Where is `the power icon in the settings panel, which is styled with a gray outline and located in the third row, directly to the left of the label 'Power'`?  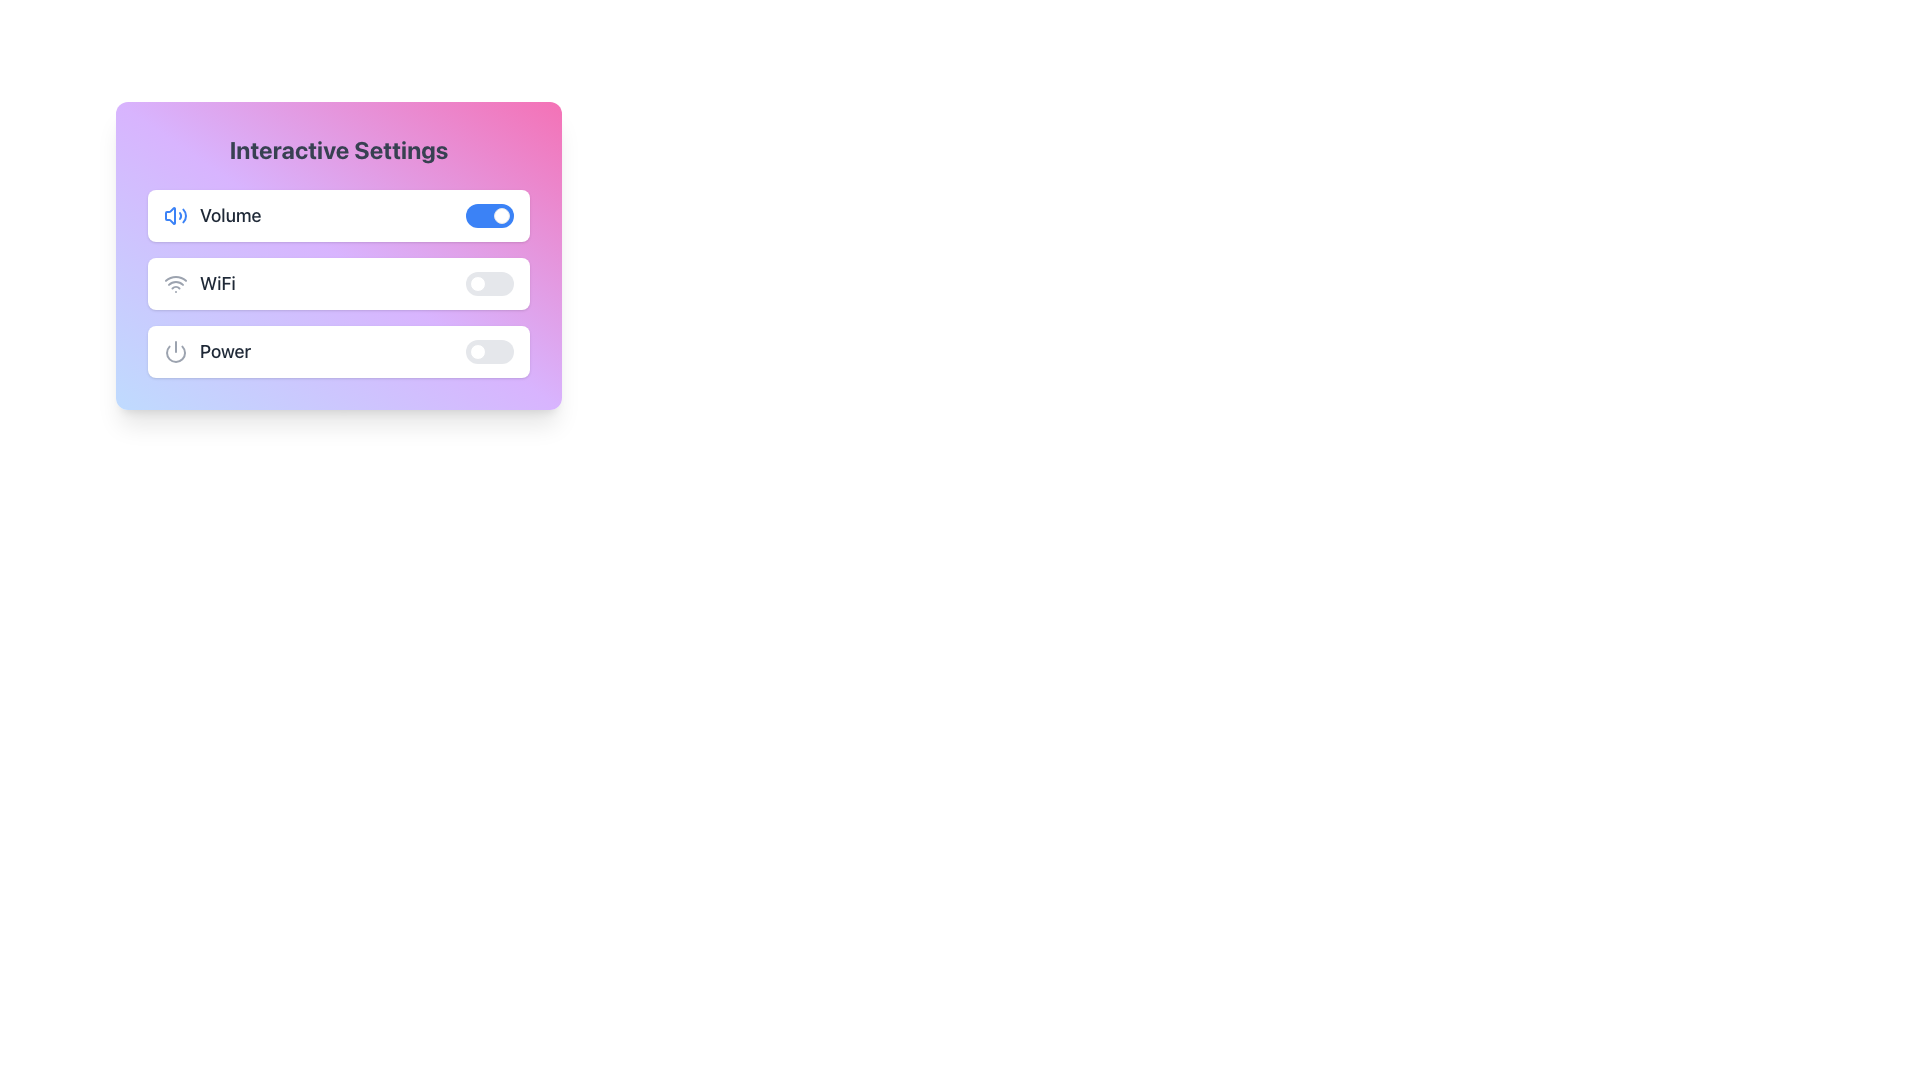
the power icon in the settings panel, which is styled with a gray outline and located in the third row, directly to the left of the label 'Power' is located at coordinates (176, 350).